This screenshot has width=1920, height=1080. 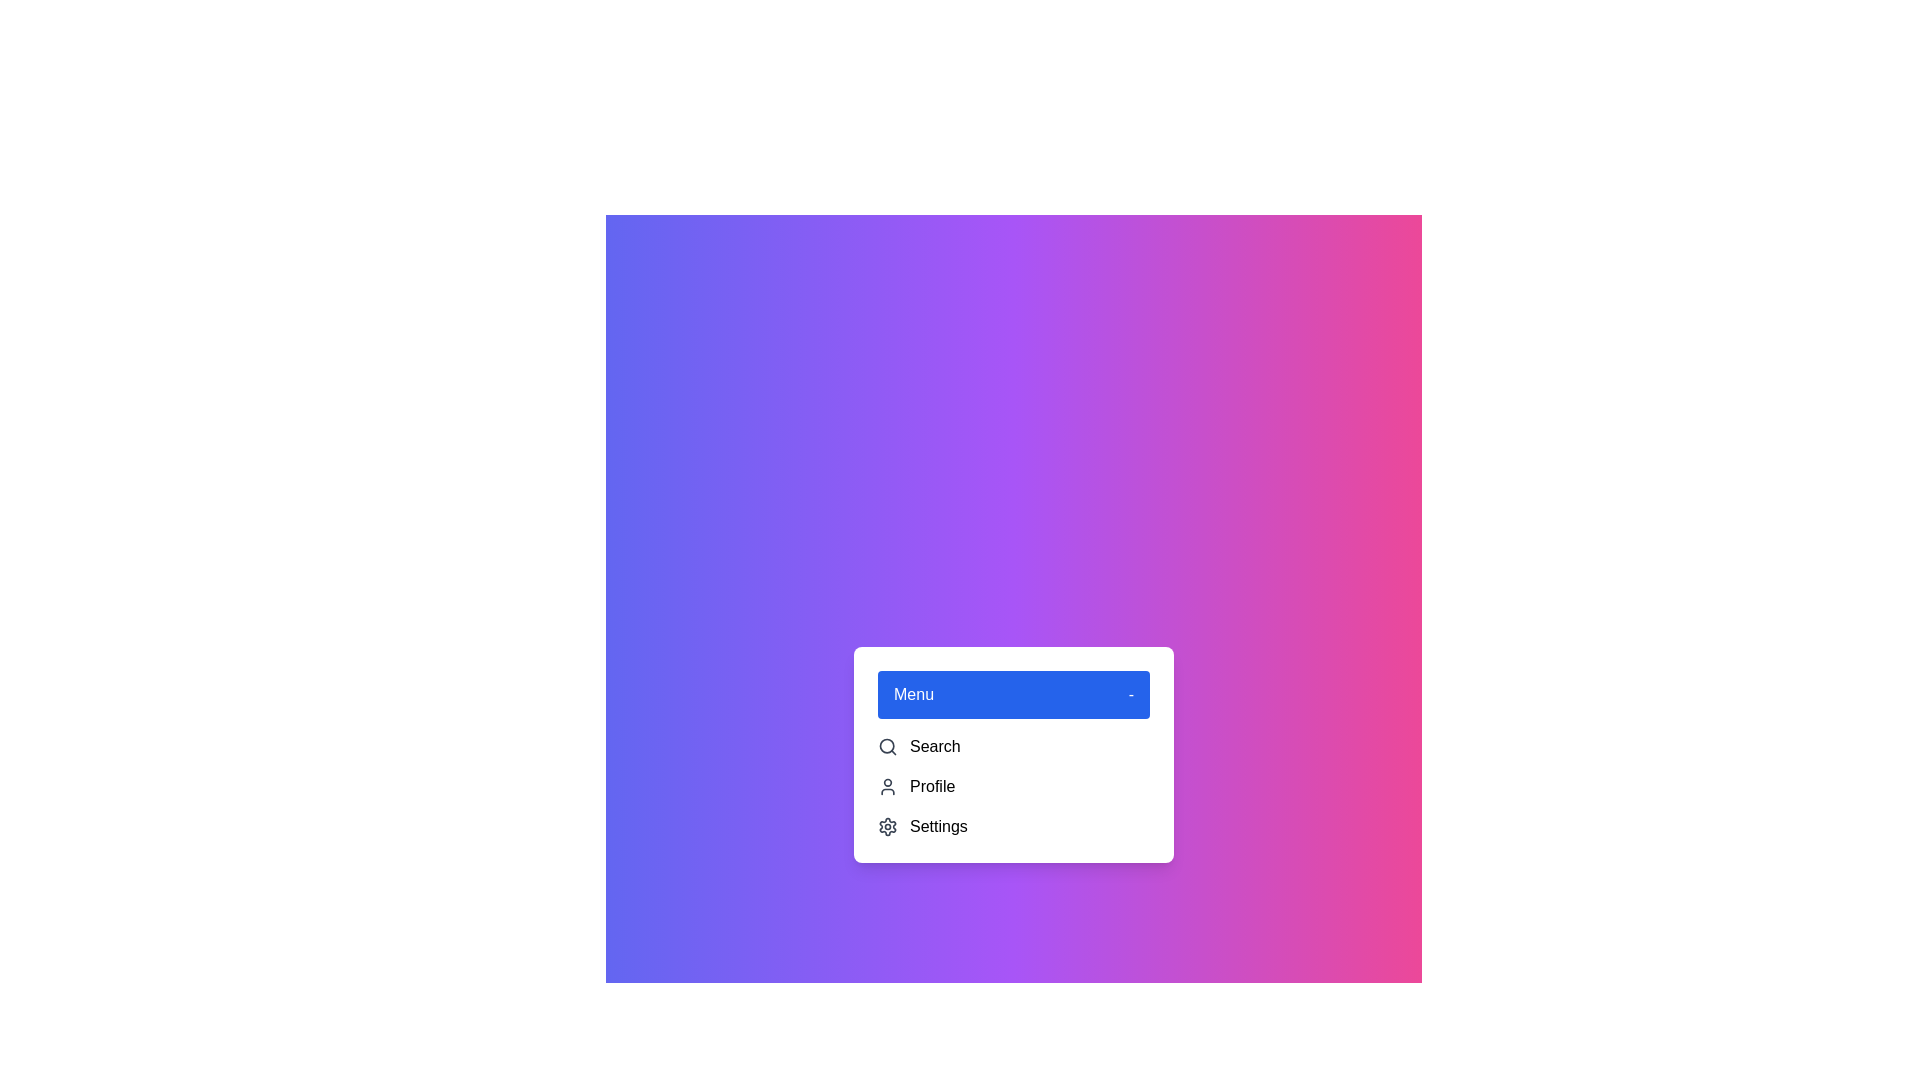 What do you see at coordinates (1013, 693) in the screenshot?
I see `menu button to toggle the dropdown menu` at bounding box center [1013, 693].